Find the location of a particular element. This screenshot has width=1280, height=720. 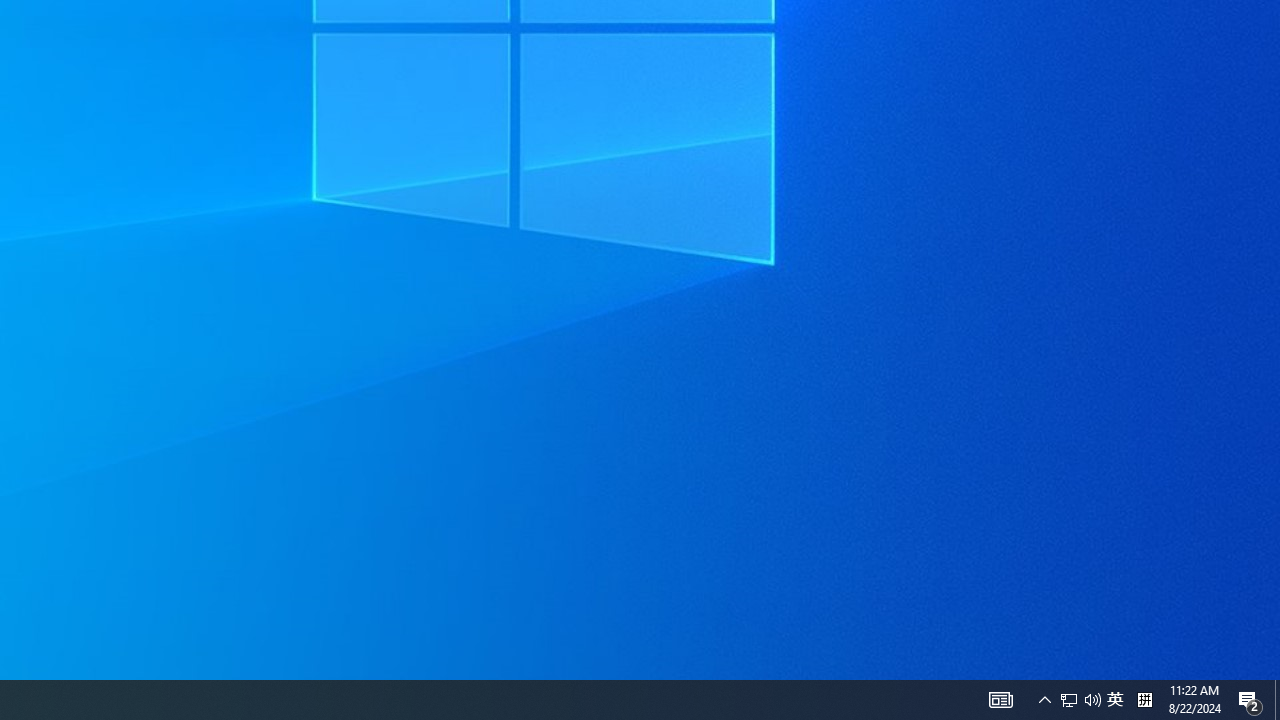

'Notification Chevron' is located at coordinates (1044, 698).